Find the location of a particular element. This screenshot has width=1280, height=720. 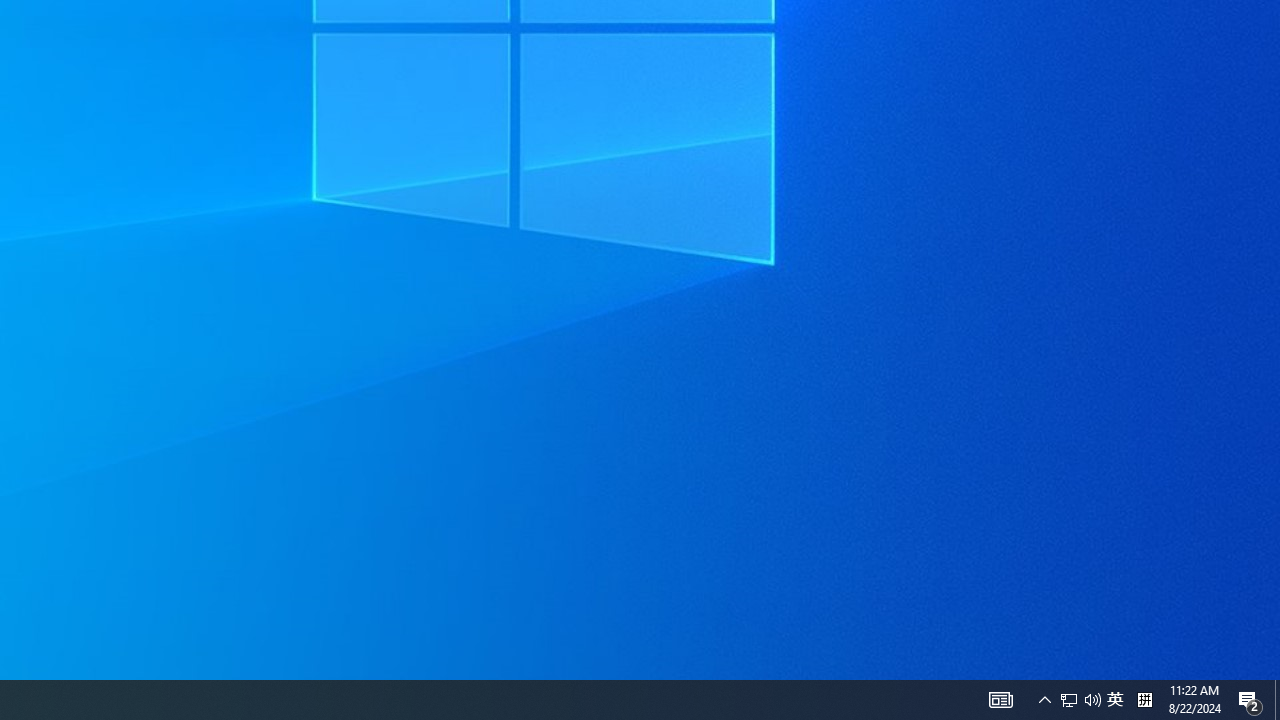

'Notification Chevron' is located at coordinates (1044, 698).